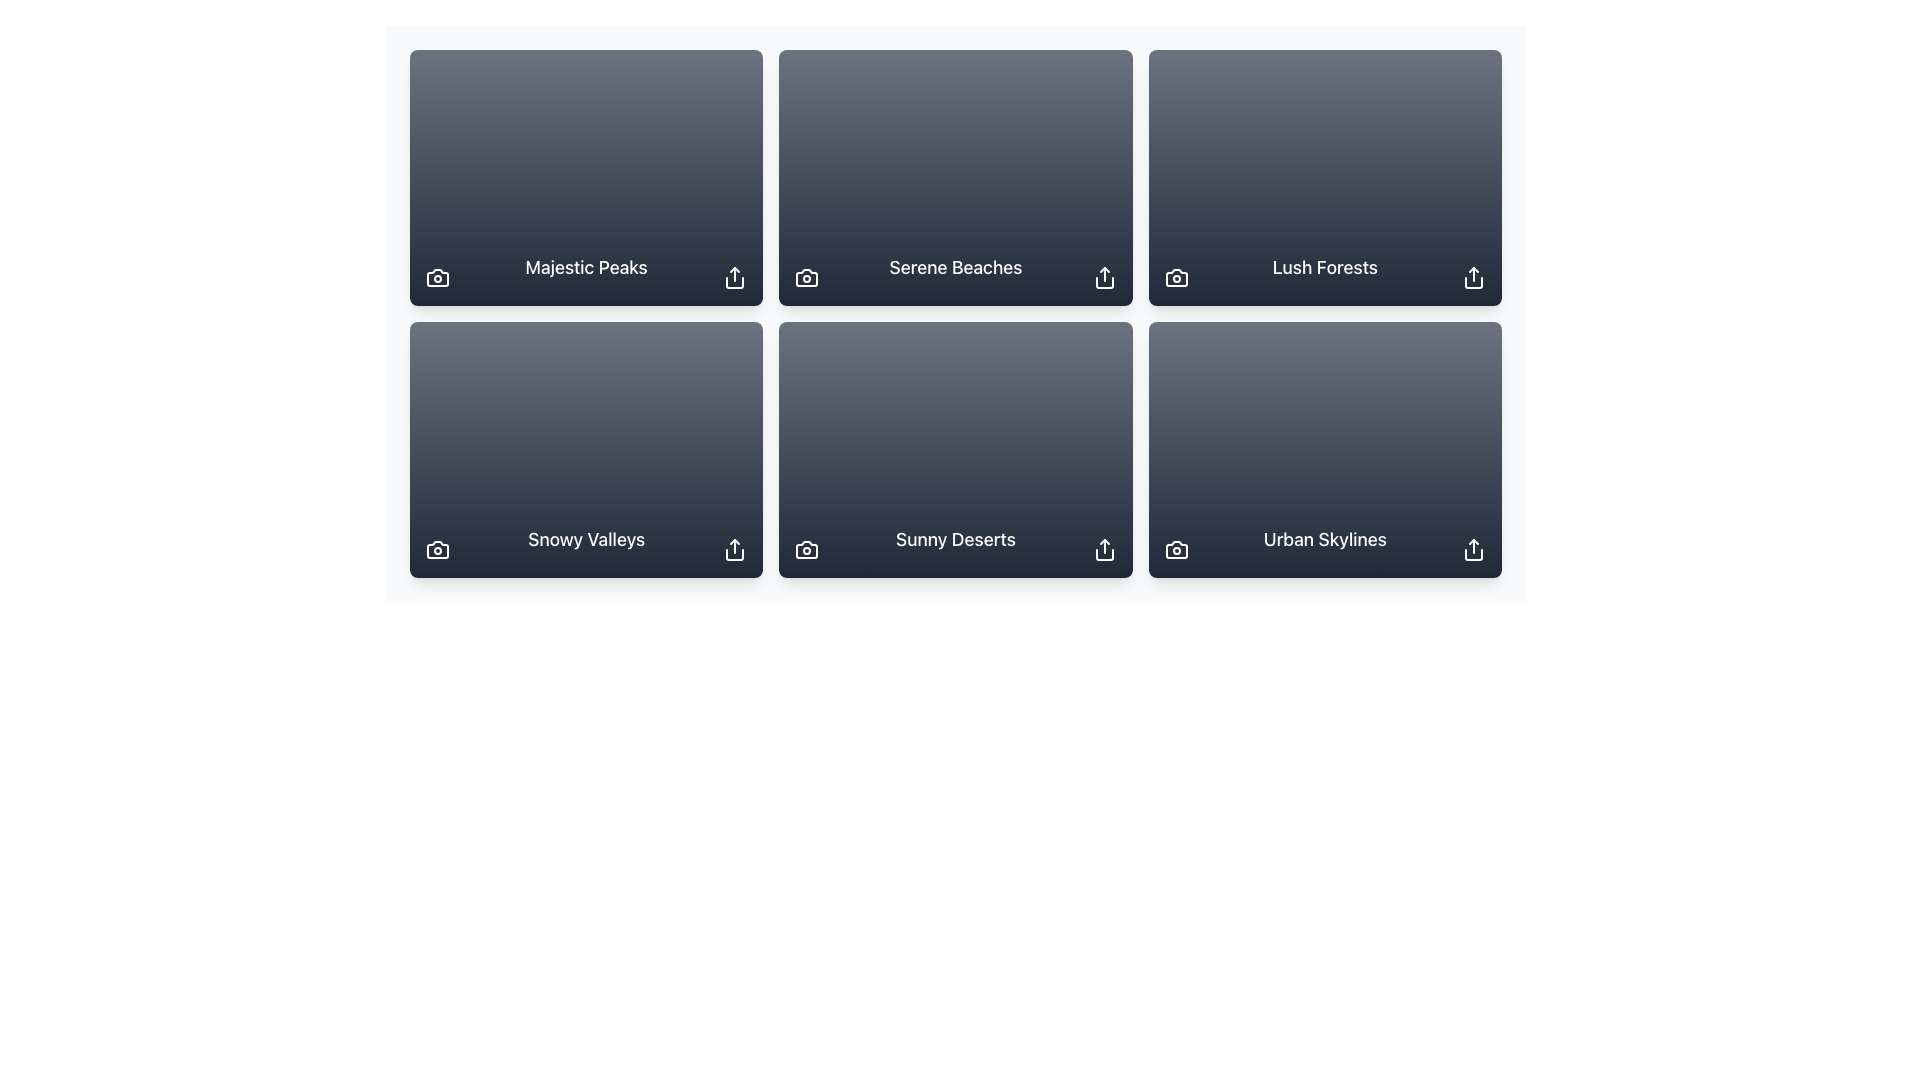  I want to click on the camera icon located at the bottom-left corner of the 'Serene Beaches' card, which has a thin outline and is styled in white over a semi-transparent dark background, so click(807, 277).